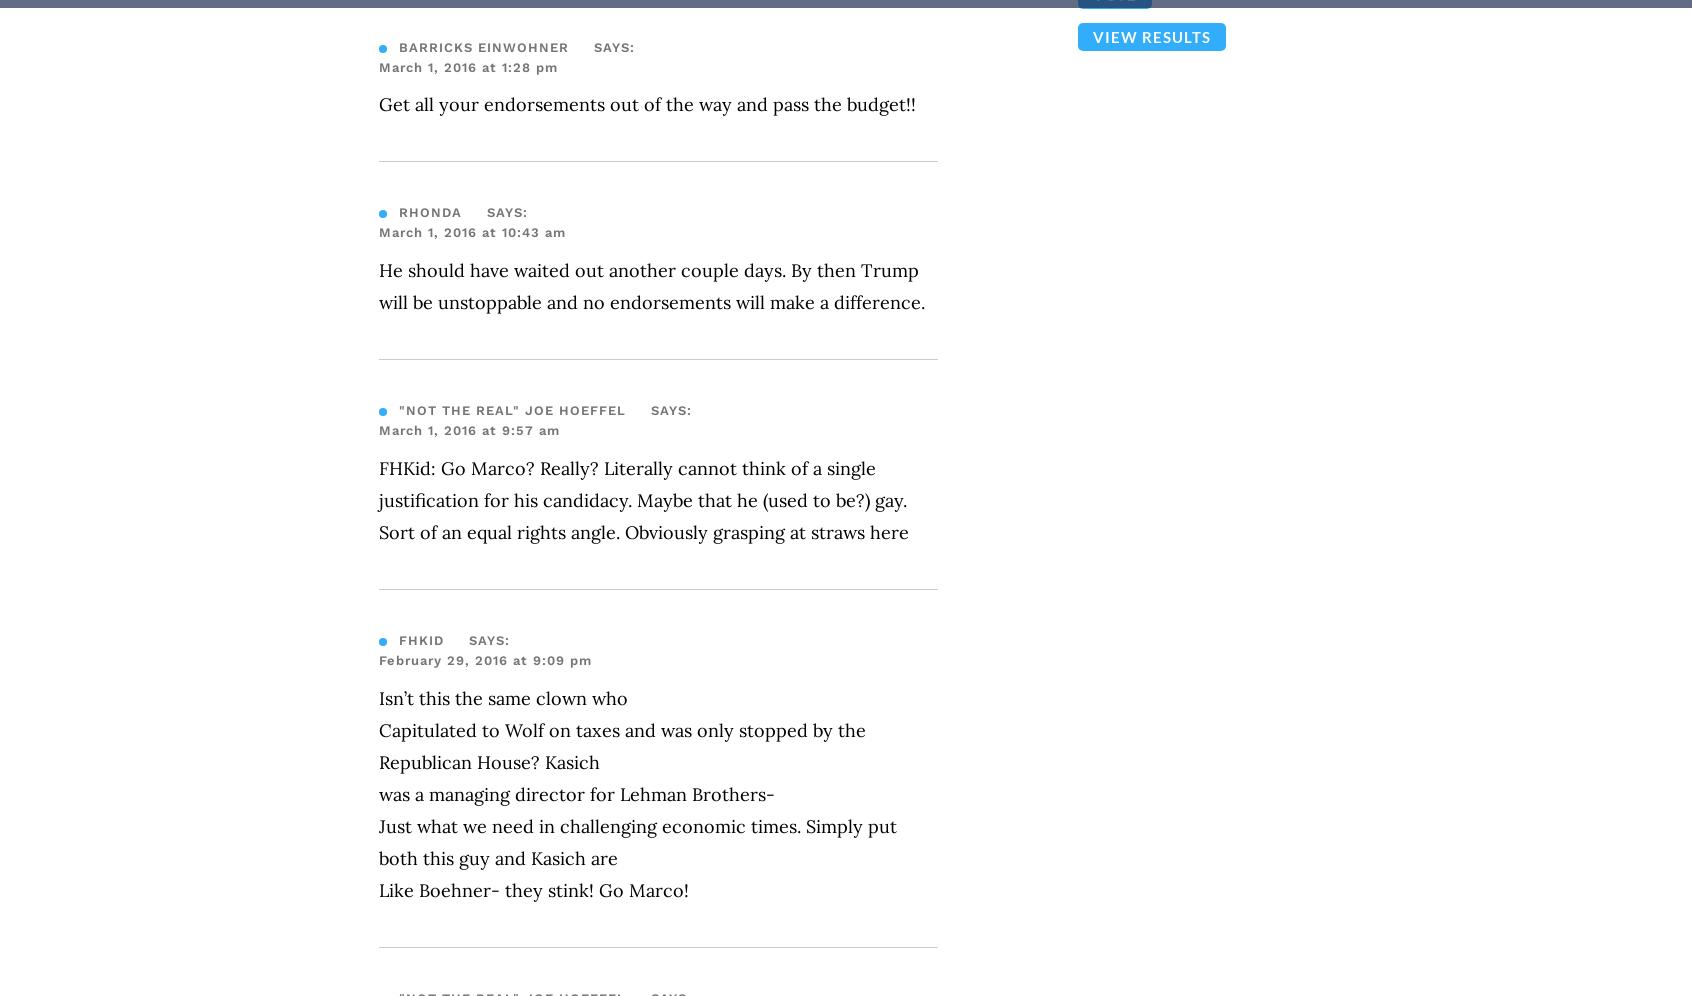 The width and height of the screenshot is (1692, 996). Describe the element at coordinates (379, 231) in the screenshot. I see `'March 1, 2016 at 10:43 am'` at that location.